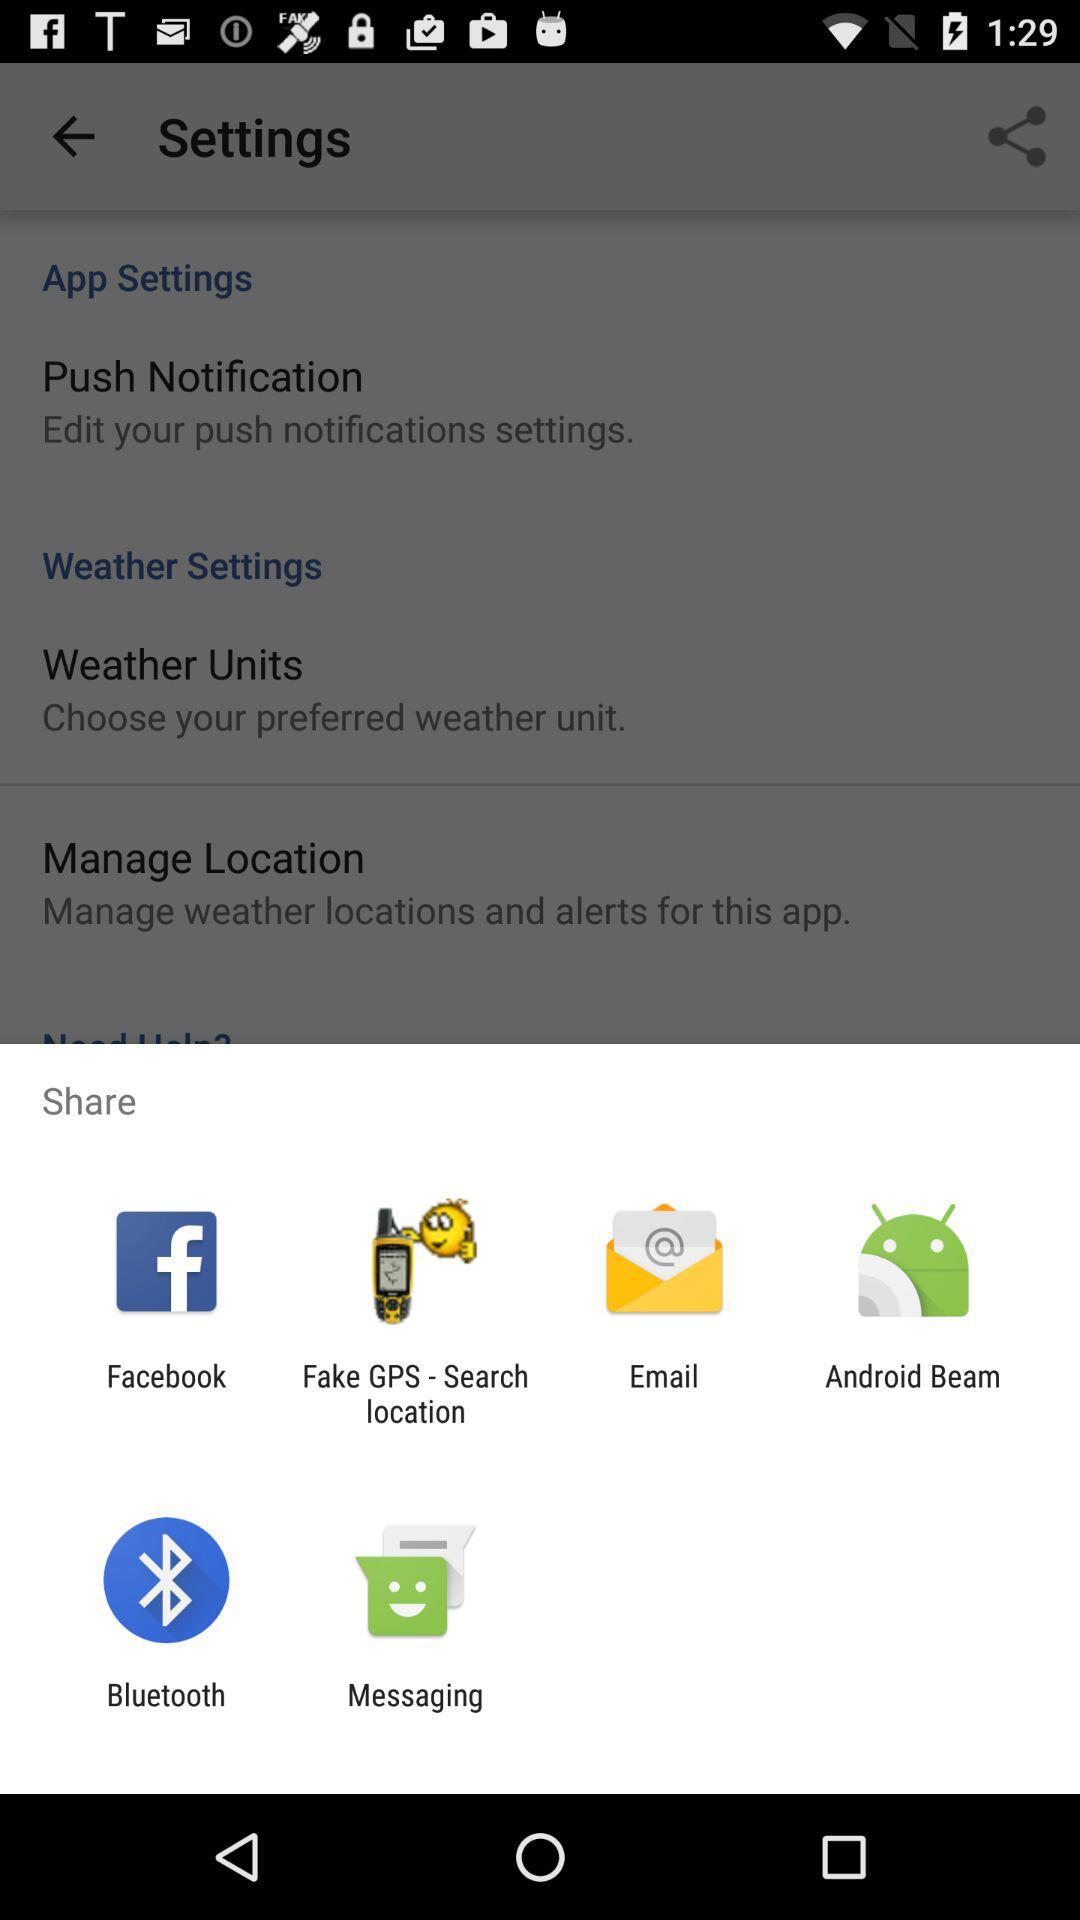 The width and height of the screenshot is (1080, 1920). I want to click on the app to the right of the facebook app, so click(414, 1392).